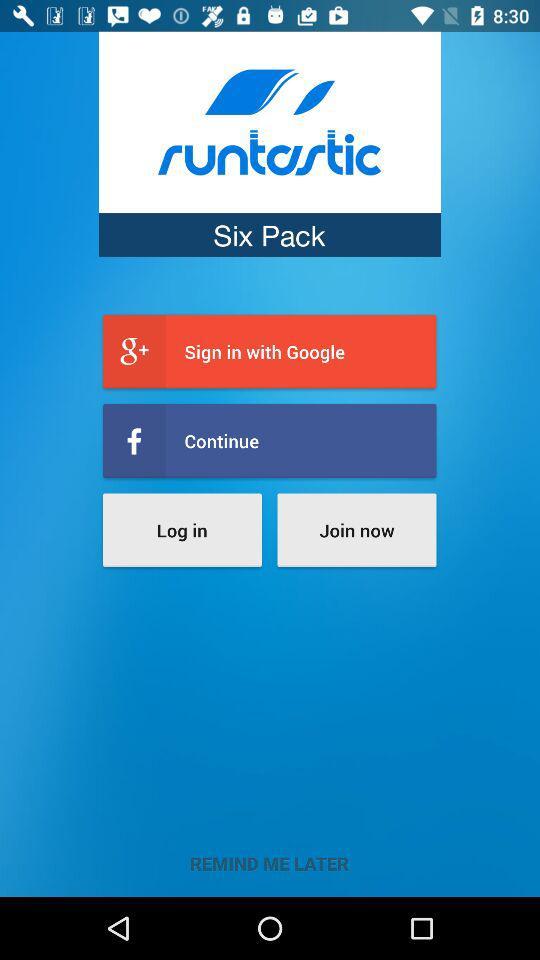  Describe the element at coordinates (355, 529) in the screenshot. I see `icon to the right of log in icon` at that location.